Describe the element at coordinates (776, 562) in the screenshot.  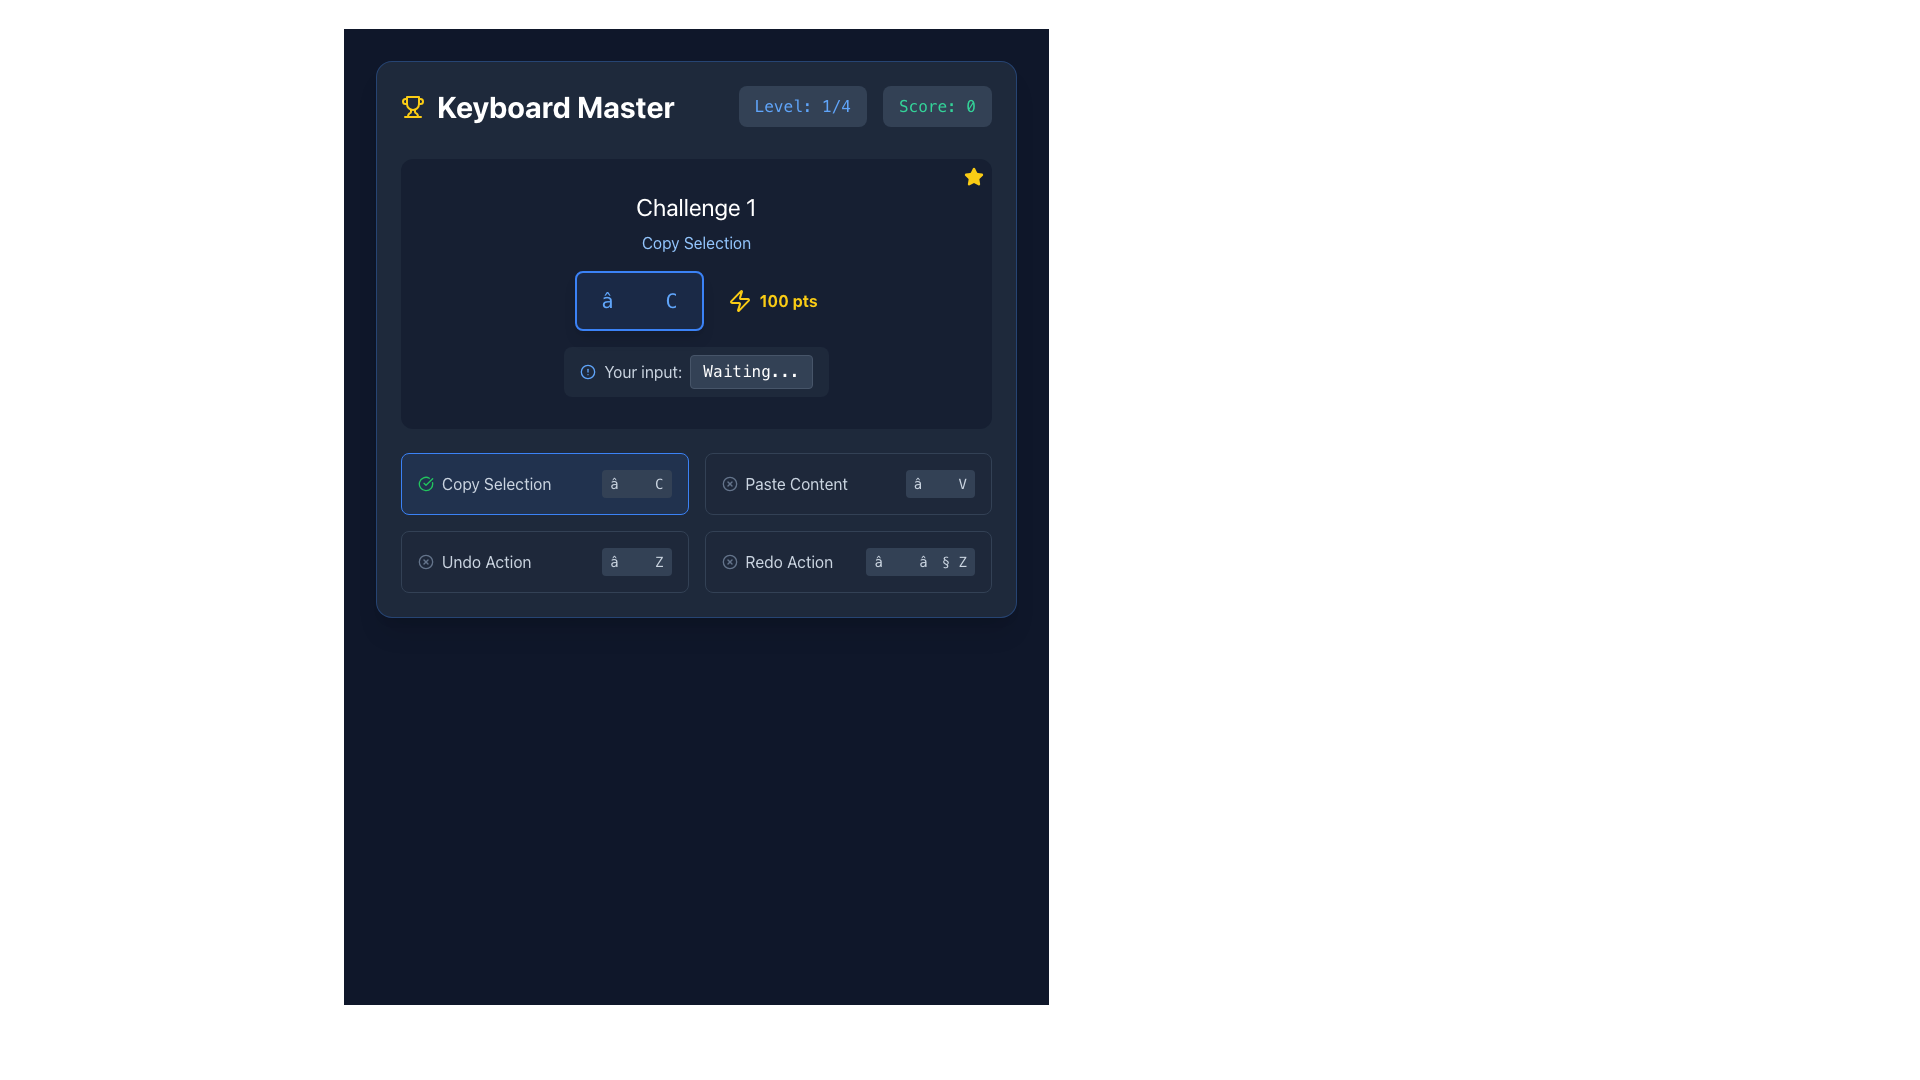
I see `the keyboard interaction on the 'Redo Action' button` at that location.